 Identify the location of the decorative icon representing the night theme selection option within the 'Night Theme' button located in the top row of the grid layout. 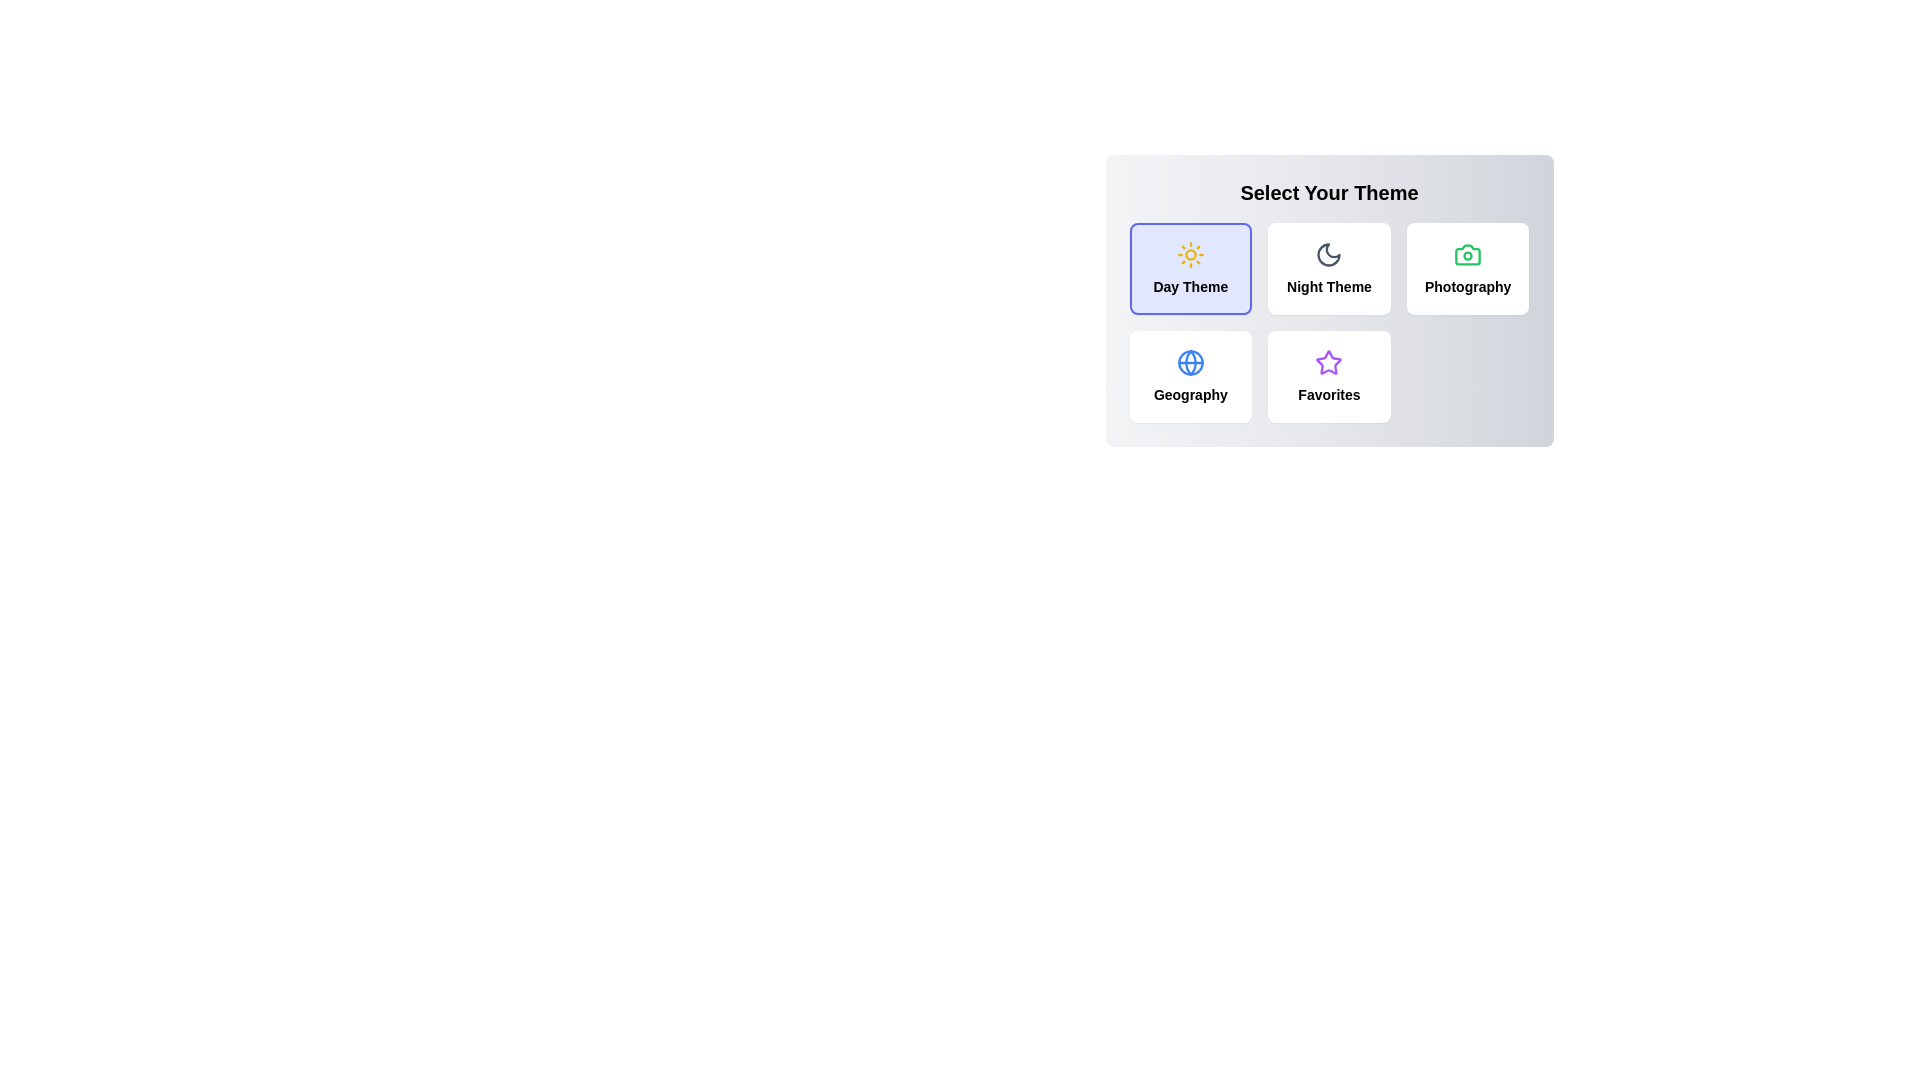
(1329, 253).